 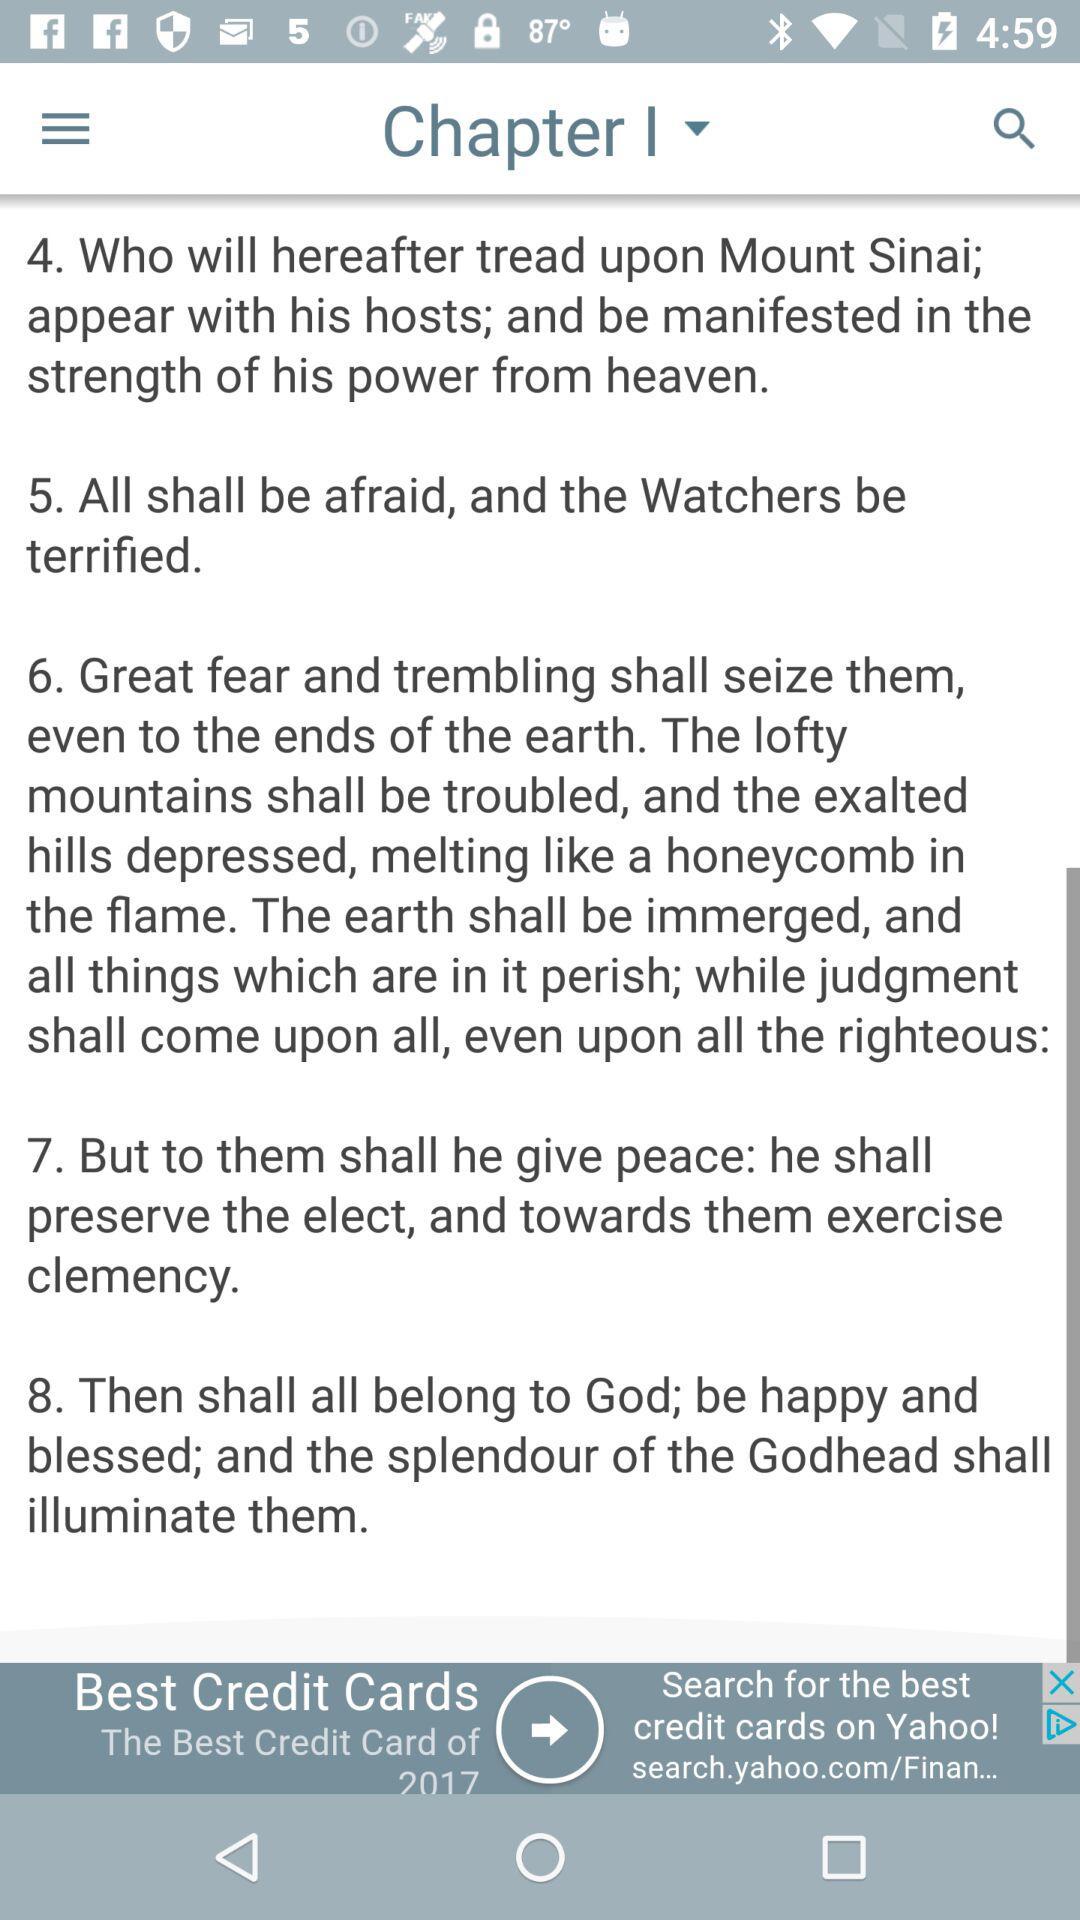 What do you see at coordinates (1014, 127) in the screenshot?
I see `the search icon` at bounding box center [1014, 127].